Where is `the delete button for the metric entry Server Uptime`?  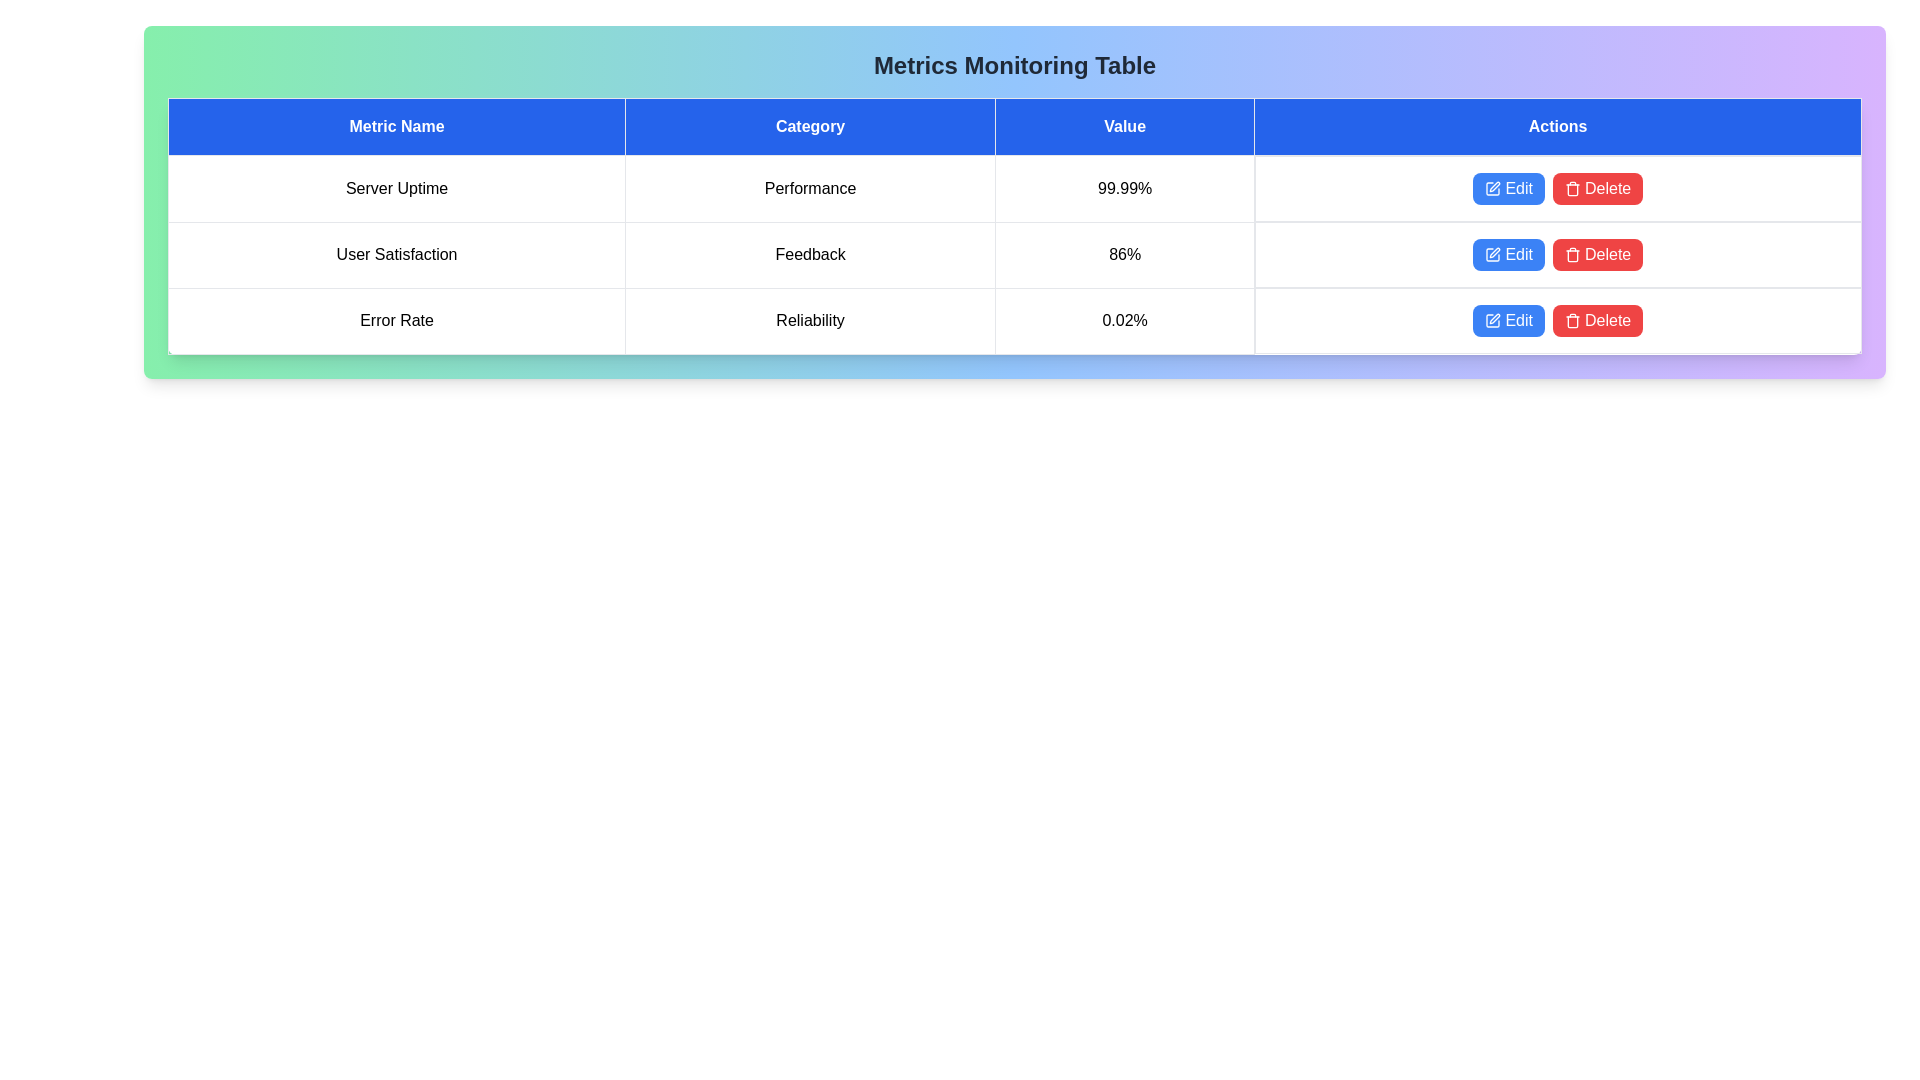 the delete button for the metric entry Server Uptime is located at coordinates (1597, 189).